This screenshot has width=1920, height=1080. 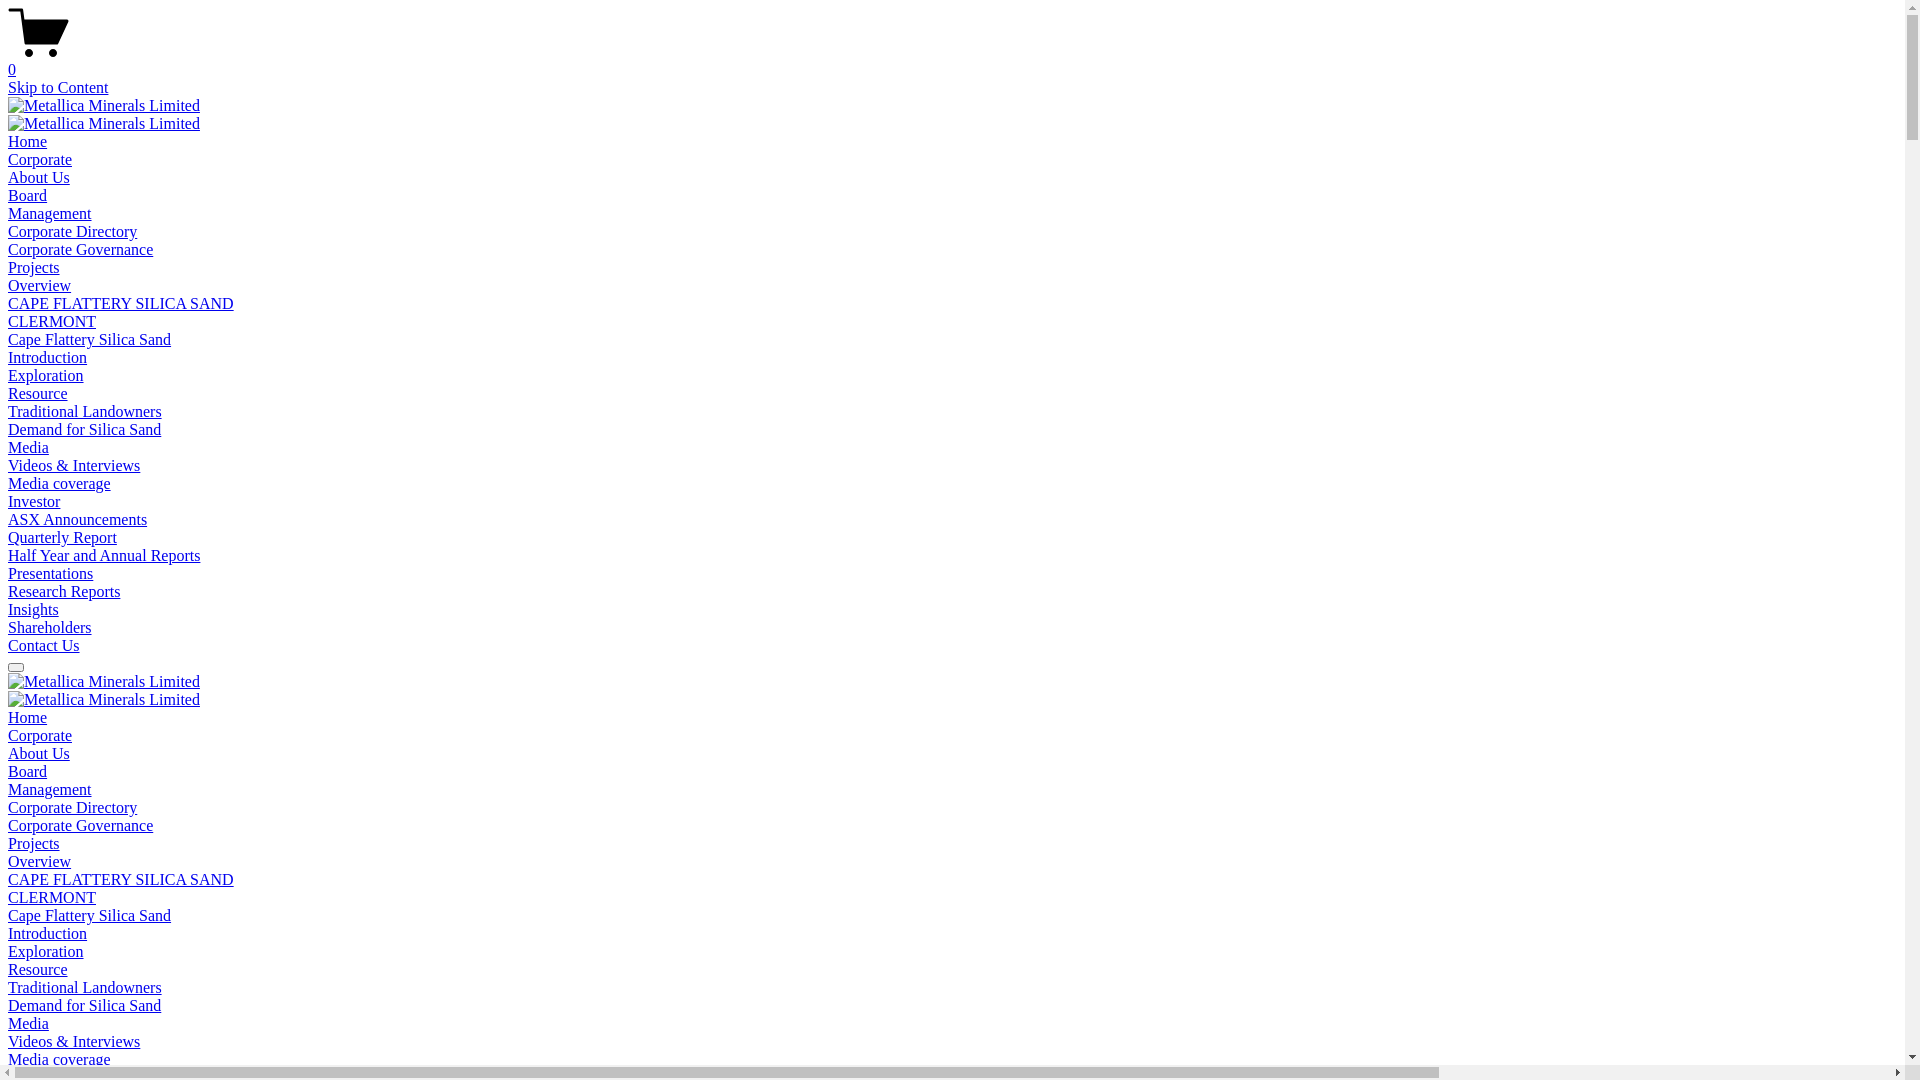 What do you see at coordinates (8, 356) in the screenshot?
I see `'Introduction'` at bounding box center [8, 356].